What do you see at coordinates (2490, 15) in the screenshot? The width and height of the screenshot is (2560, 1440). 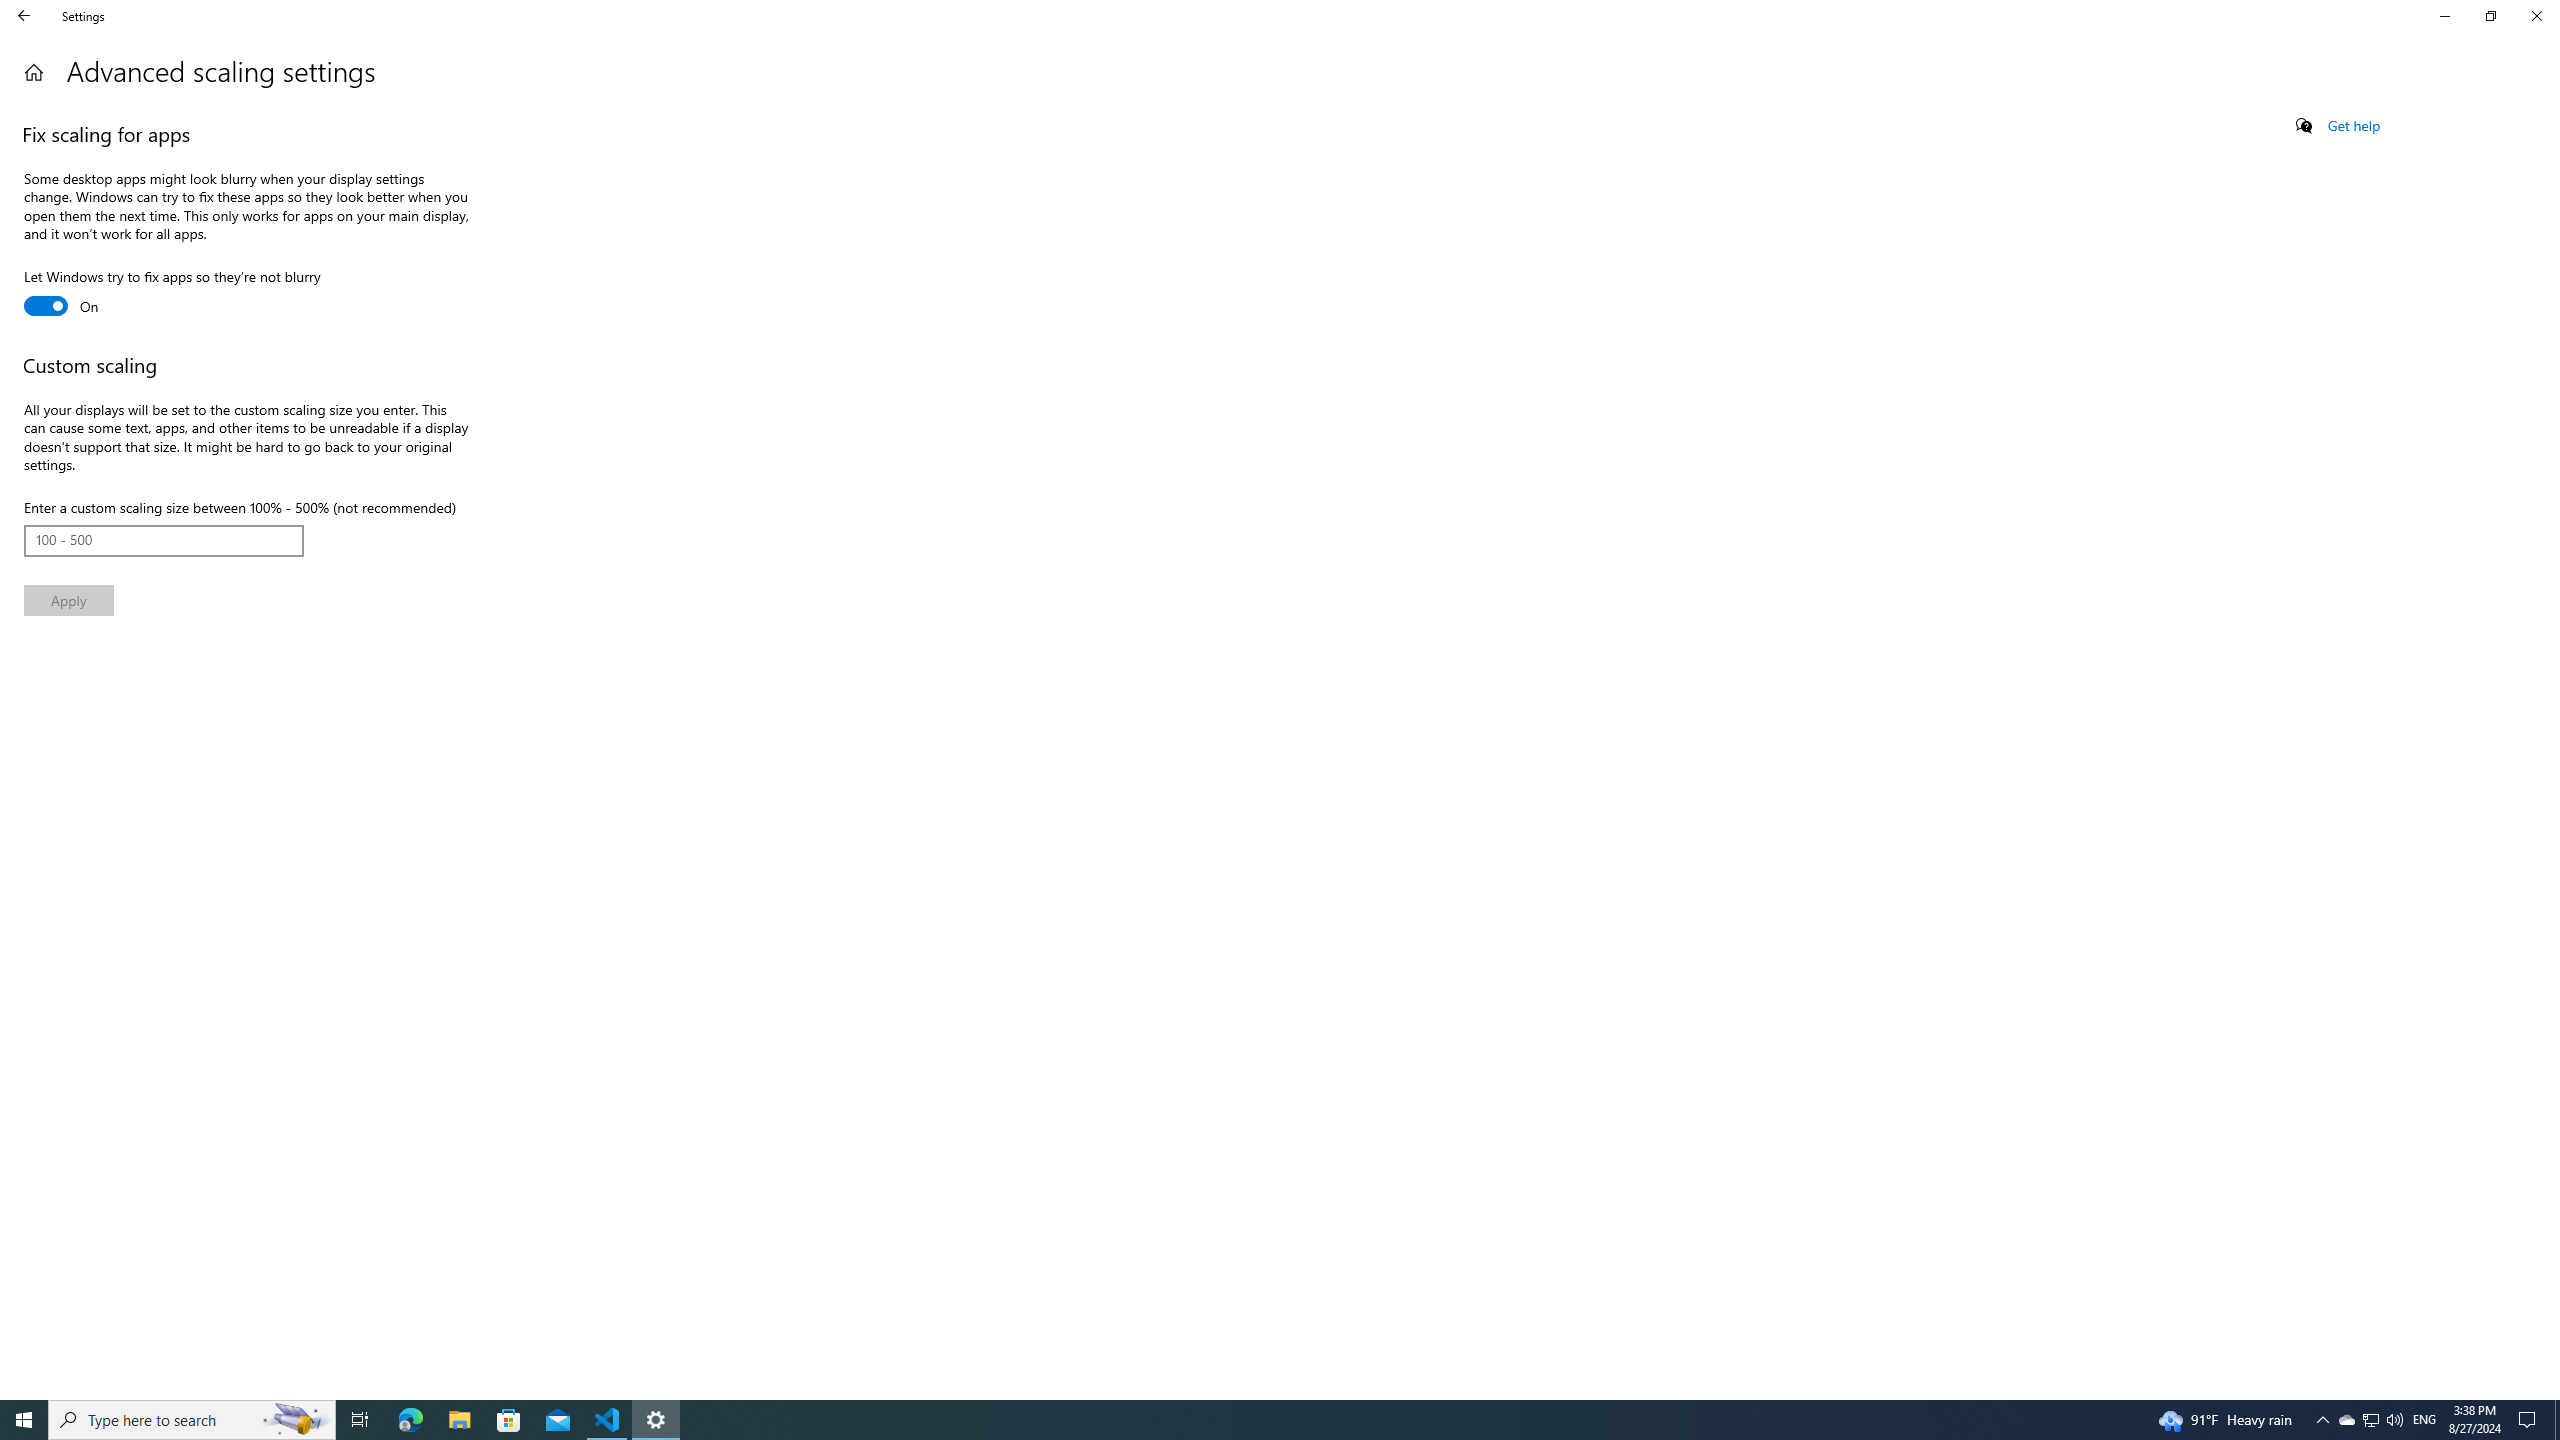 I see `'Restore Settings'` at bounding box center [2490, 15].